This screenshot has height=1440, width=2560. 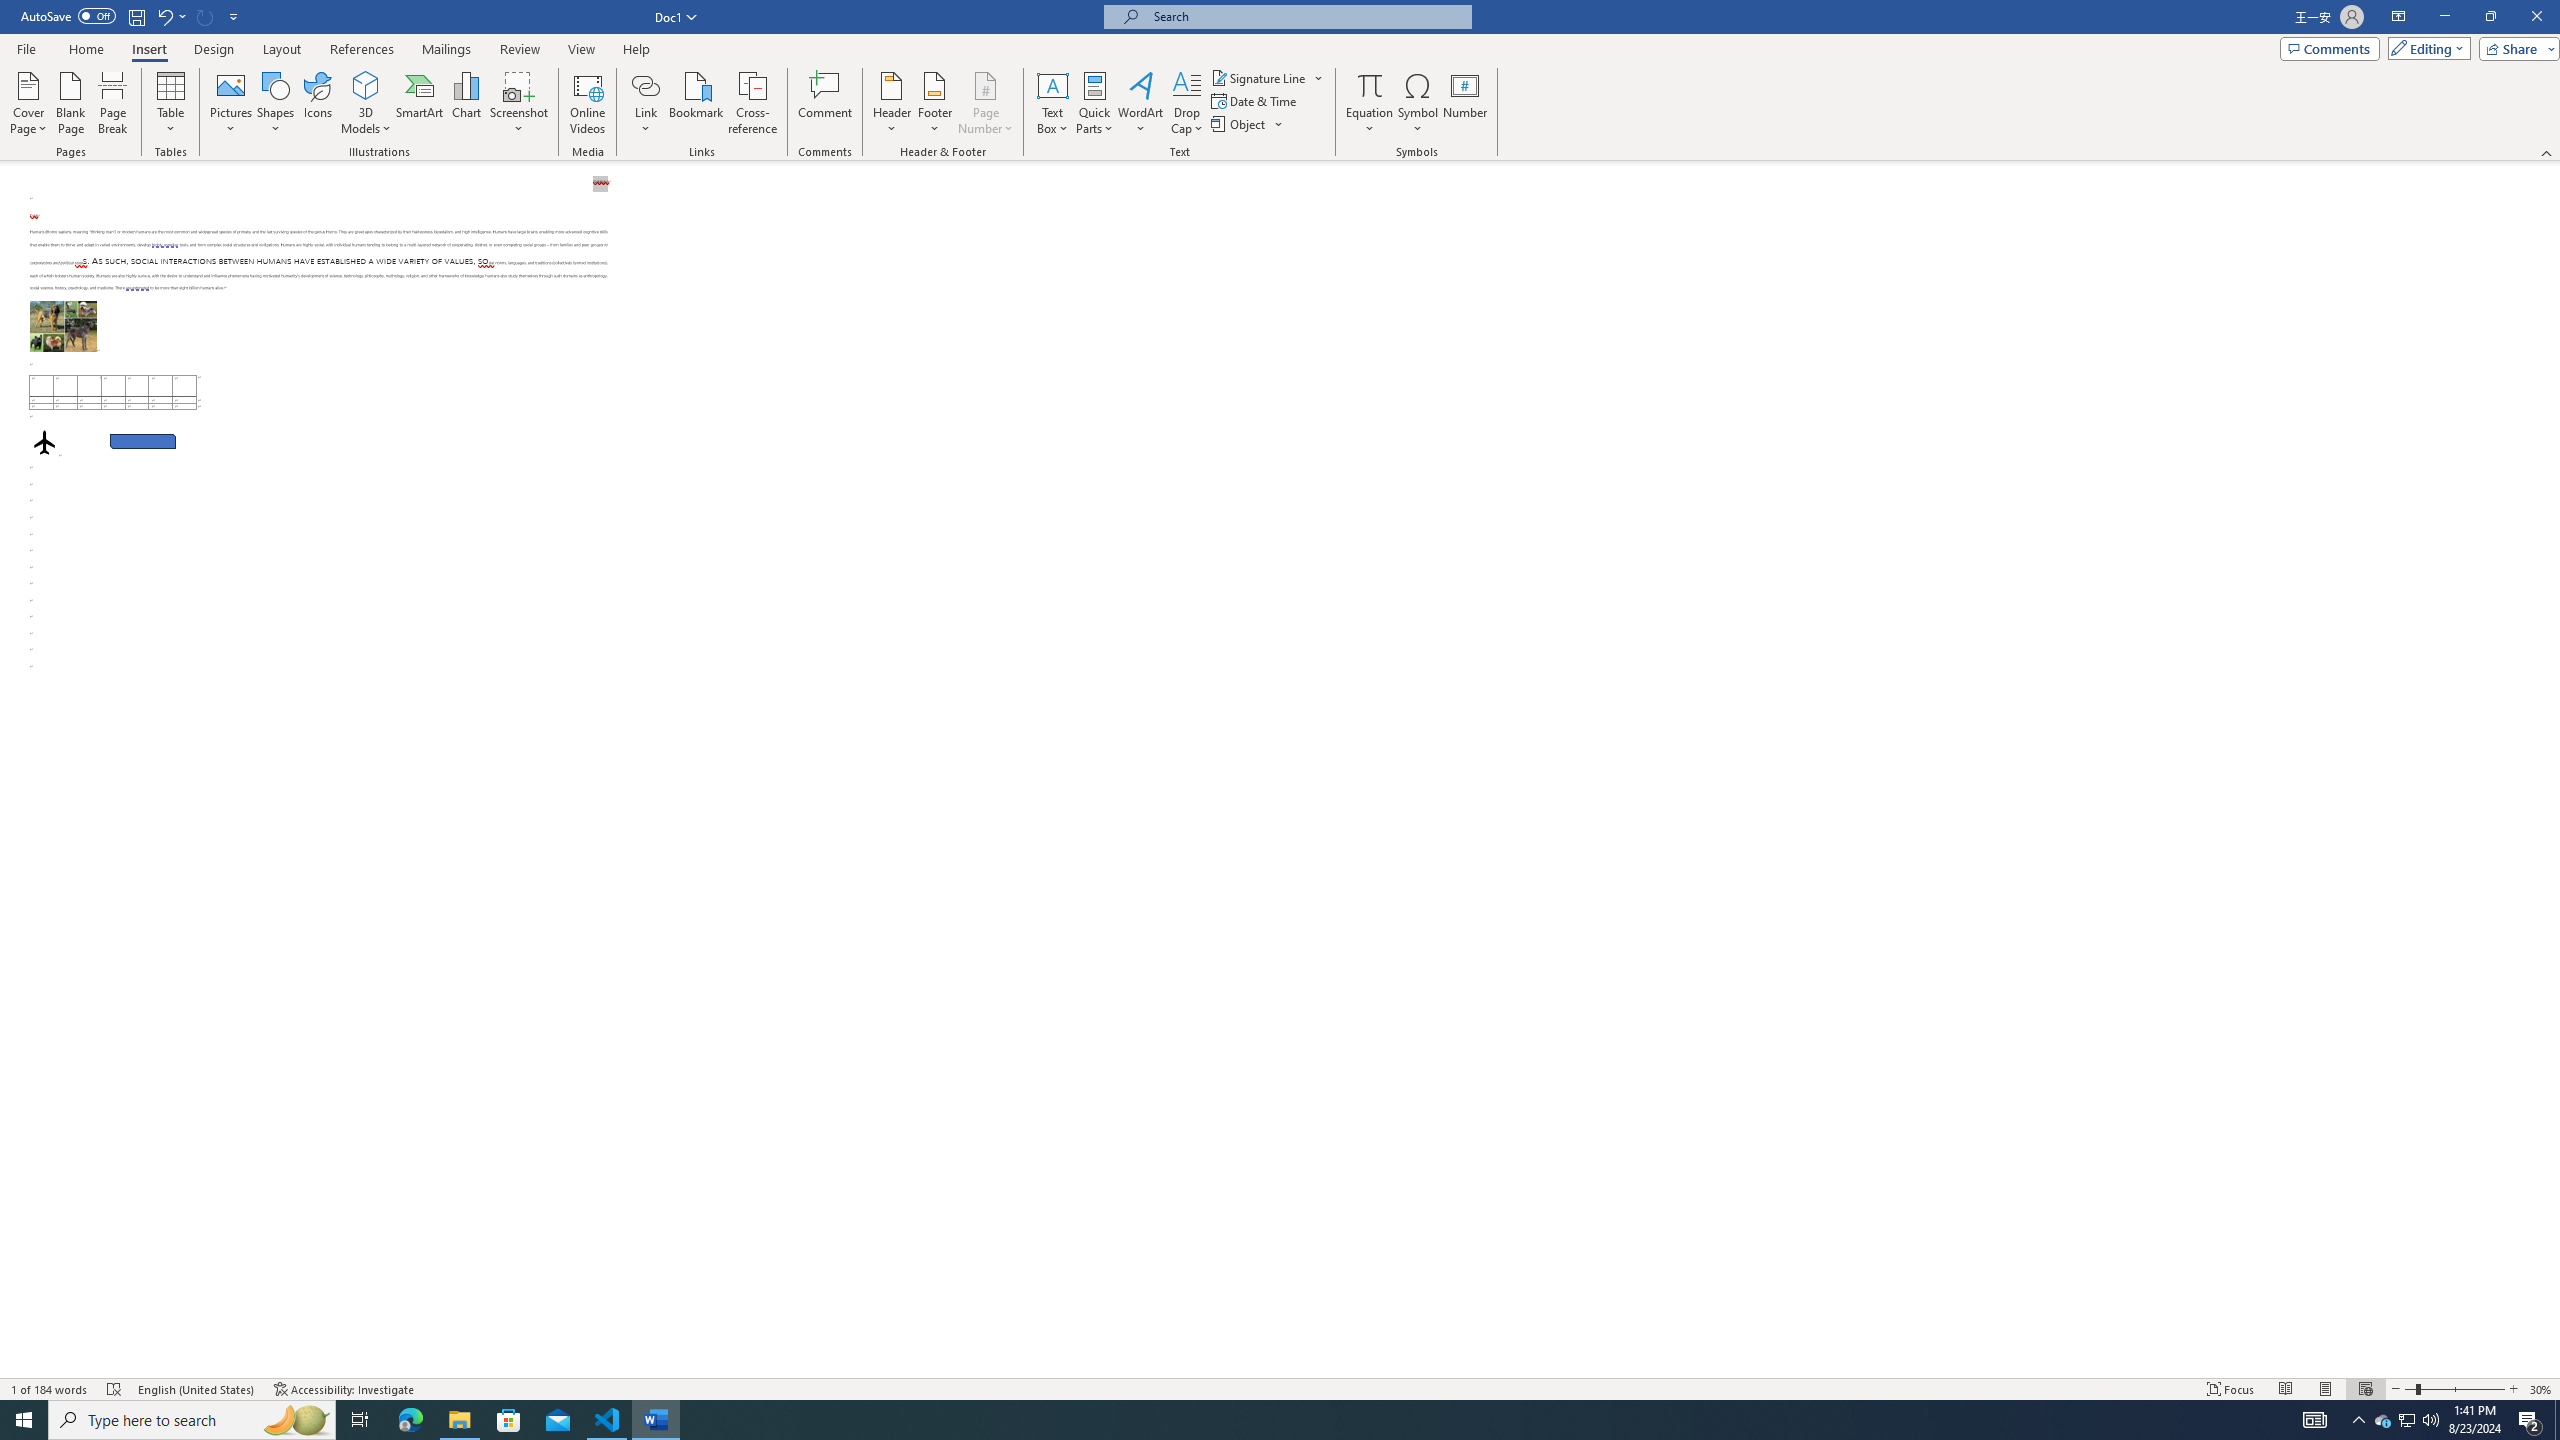 I want to click on 'Zoom Out', so click(x=2409, y=1389).